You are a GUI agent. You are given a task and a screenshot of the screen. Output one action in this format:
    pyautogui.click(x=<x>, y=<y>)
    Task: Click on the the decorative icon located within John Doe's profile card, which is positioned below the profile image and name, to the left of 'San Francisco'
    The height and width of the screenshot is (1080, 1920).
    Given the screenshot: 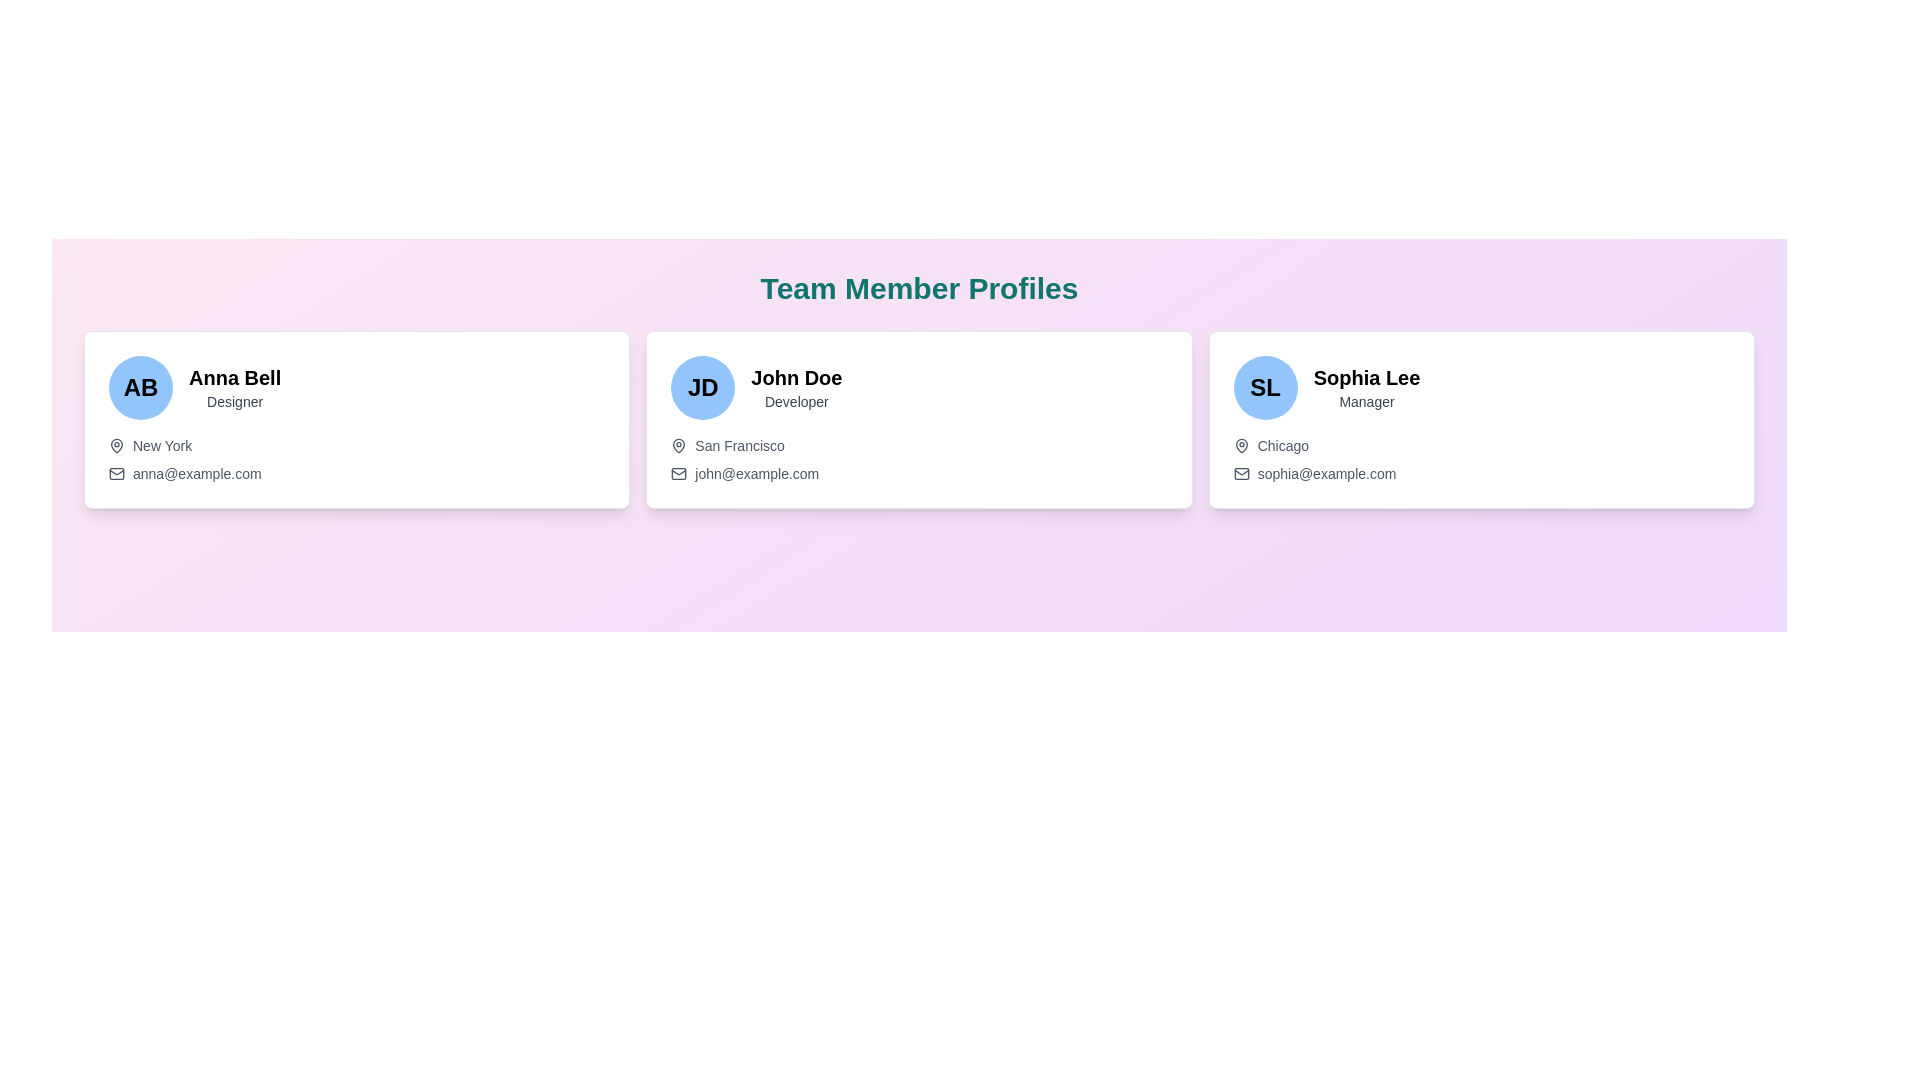 What is the action you would take?
    pyautogui.click(x=679, y=445)
    